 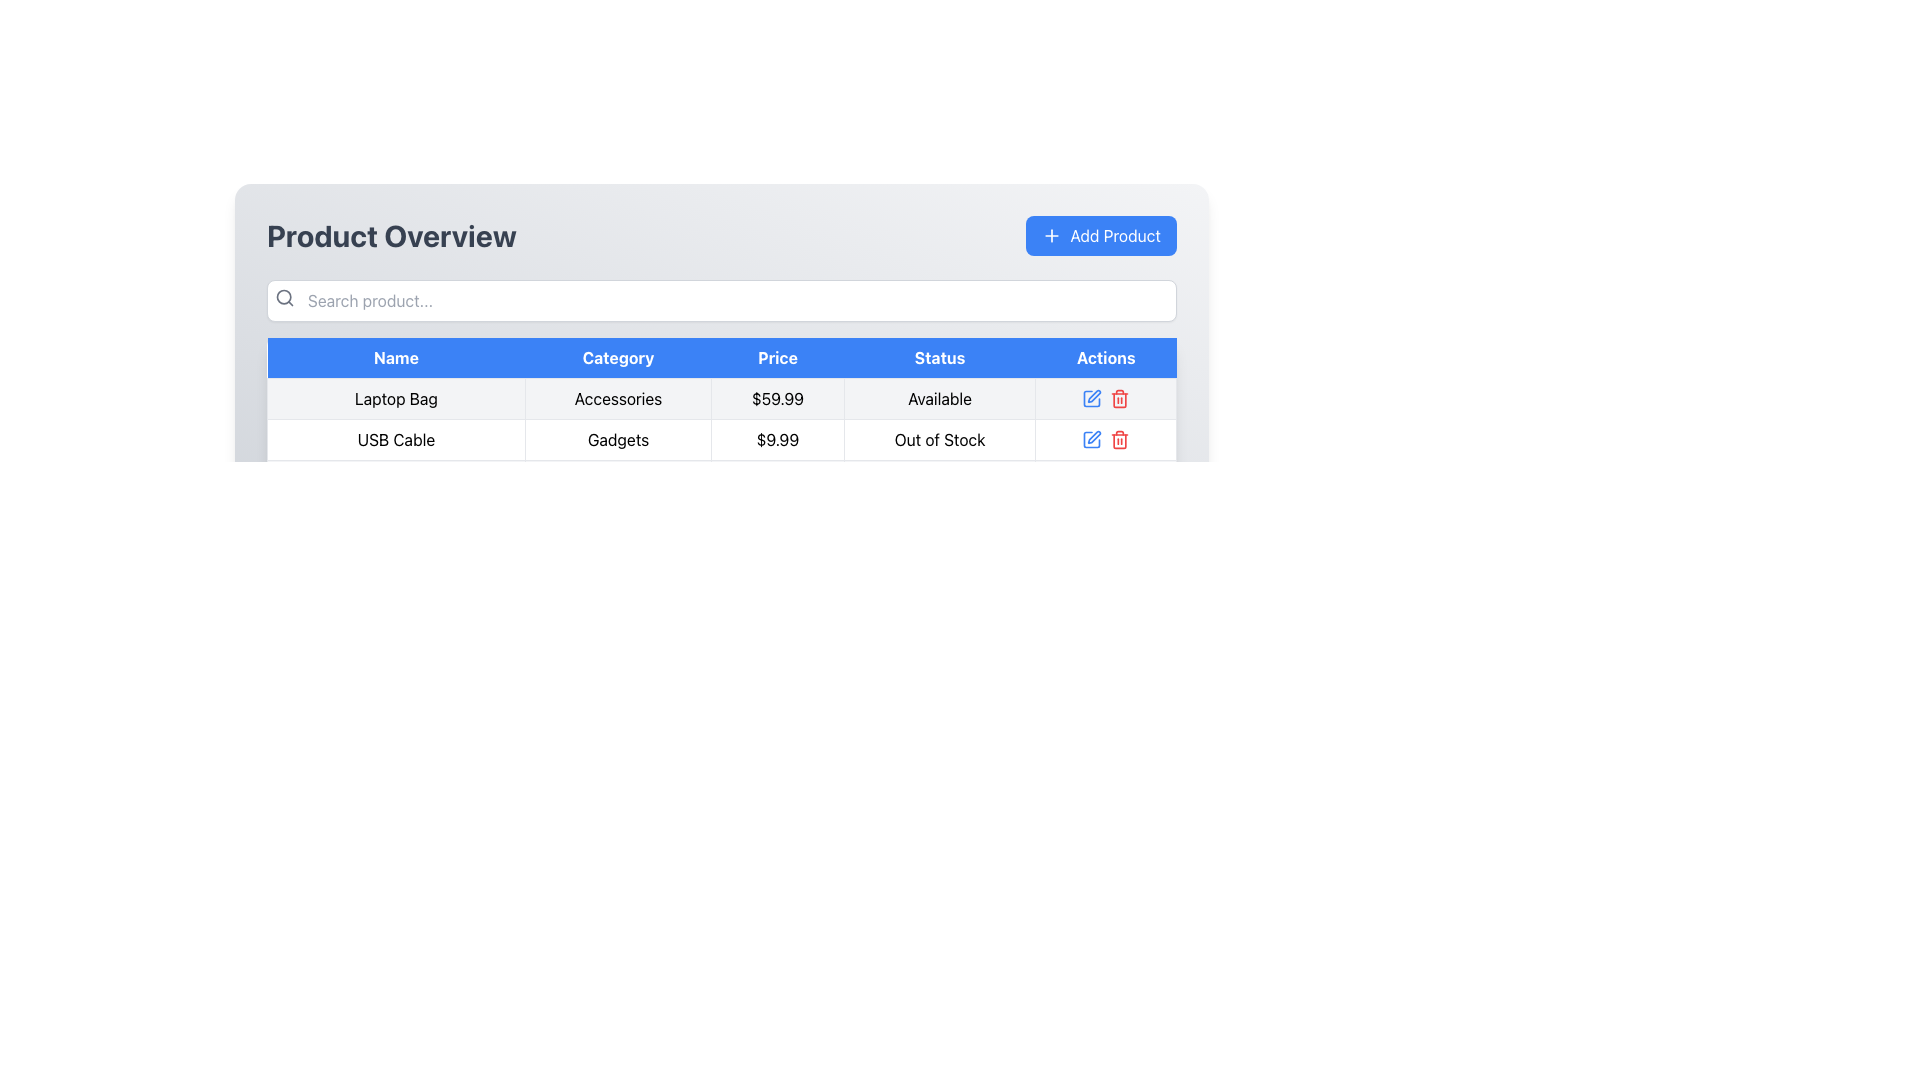 What do you see at coordinates (1105, 398) in the screenshot?
I see `the Control group, which is a horizontal group of icons and illustrations located in the 'Actions' column of the top row of a tabular structure, positioned to the right of the row contents` at bounding box center [1105, 398].